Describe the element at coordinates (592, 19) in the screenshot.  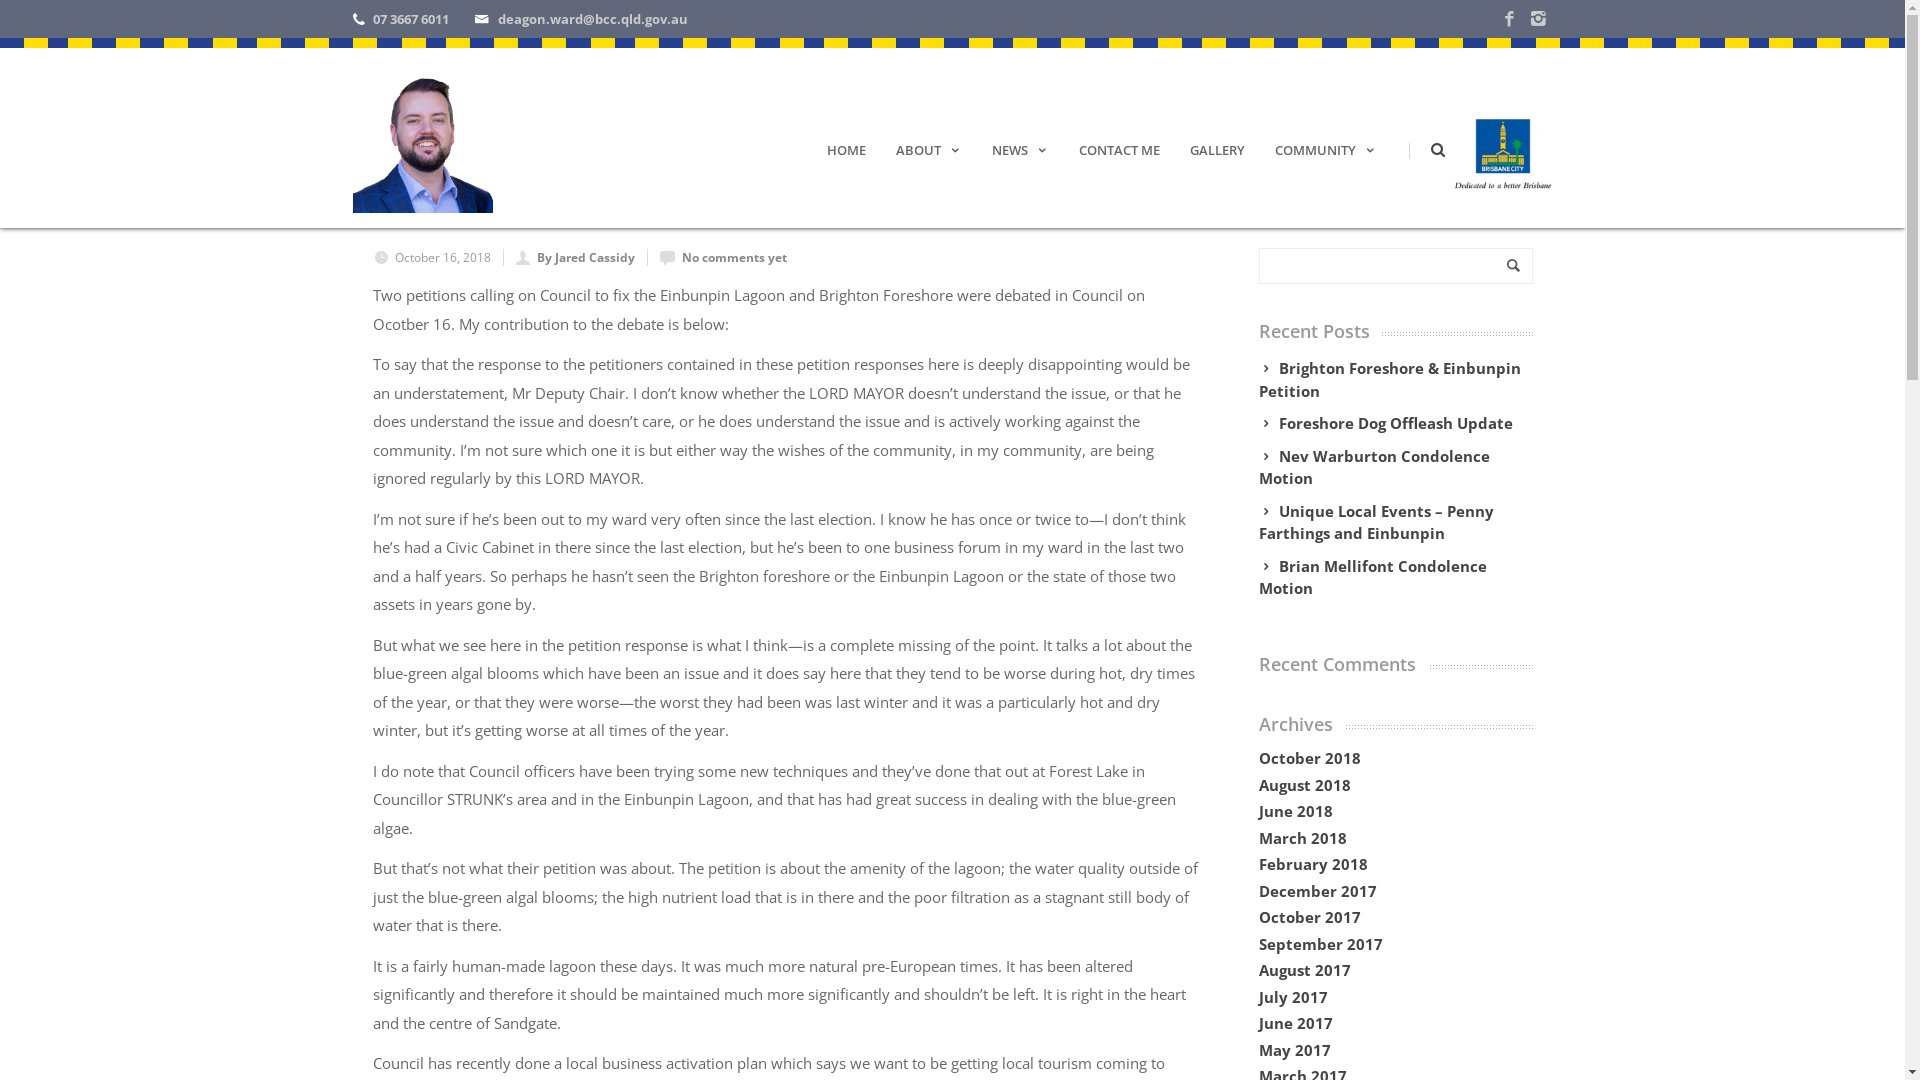
I see `'deagon.ward@bcc.qld.gov.au'` at that location.